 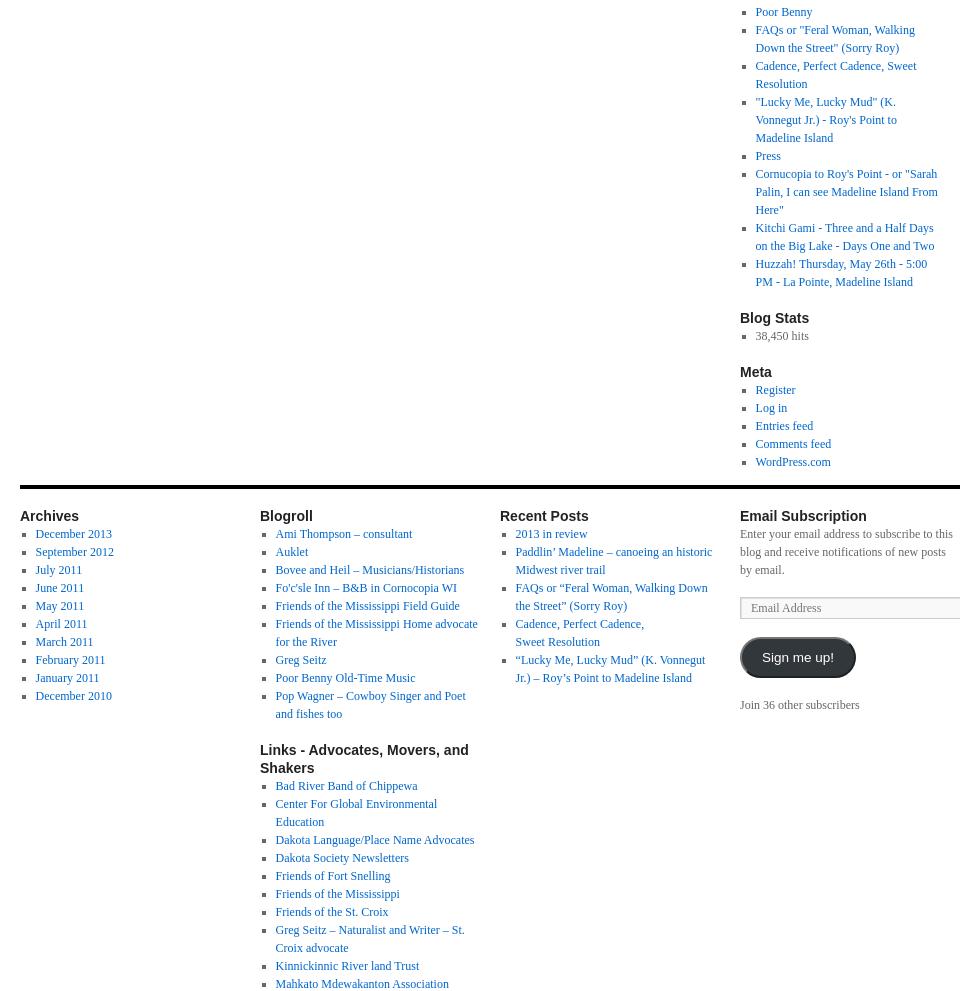 What do you see at coordinates (59, 587) in the screenshot?
I see `'June 2011'` at bounding box center [59, 587].